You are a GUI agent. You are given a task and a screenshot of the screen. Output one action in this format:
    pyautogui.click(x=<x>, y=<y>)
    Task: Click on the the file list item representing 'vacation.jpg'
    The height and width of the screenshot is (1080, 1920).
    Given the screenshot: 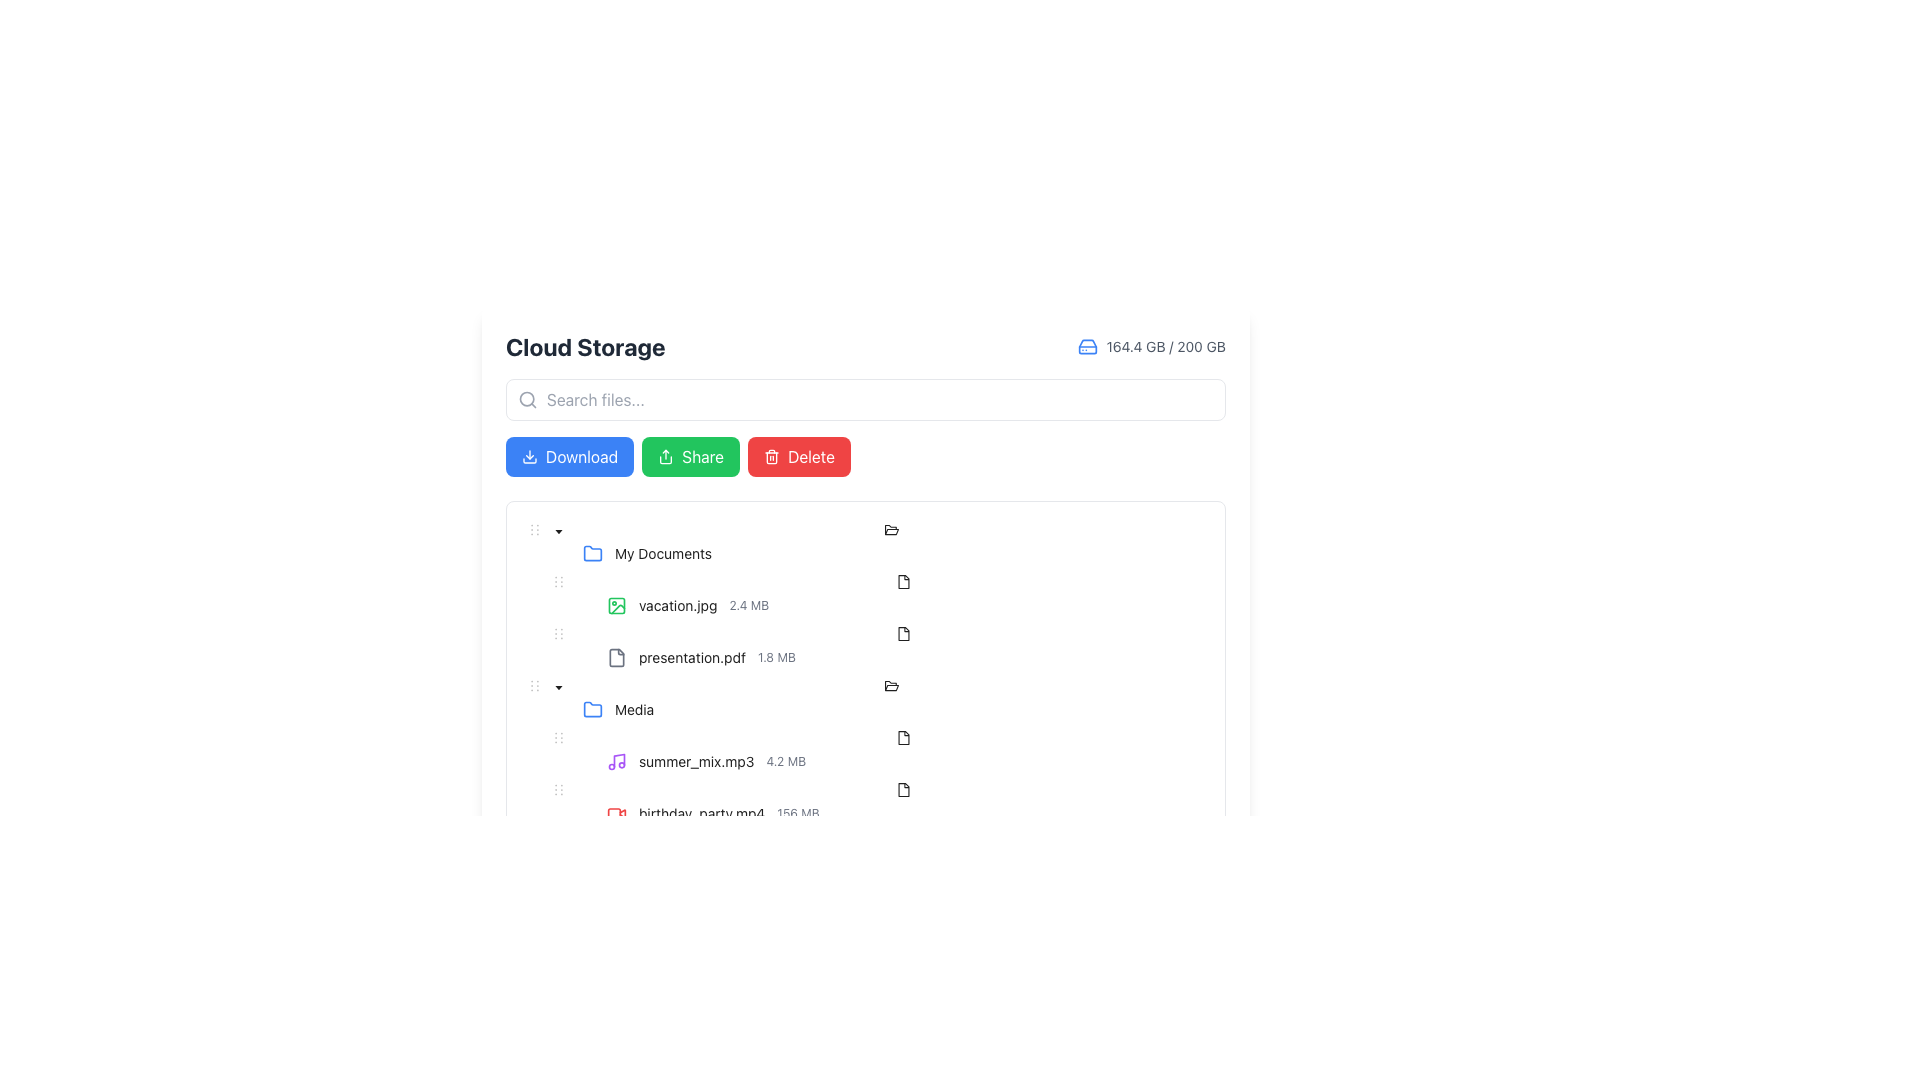 What is the action you would take?
    pyautogui.click(x=902, y=604)
    